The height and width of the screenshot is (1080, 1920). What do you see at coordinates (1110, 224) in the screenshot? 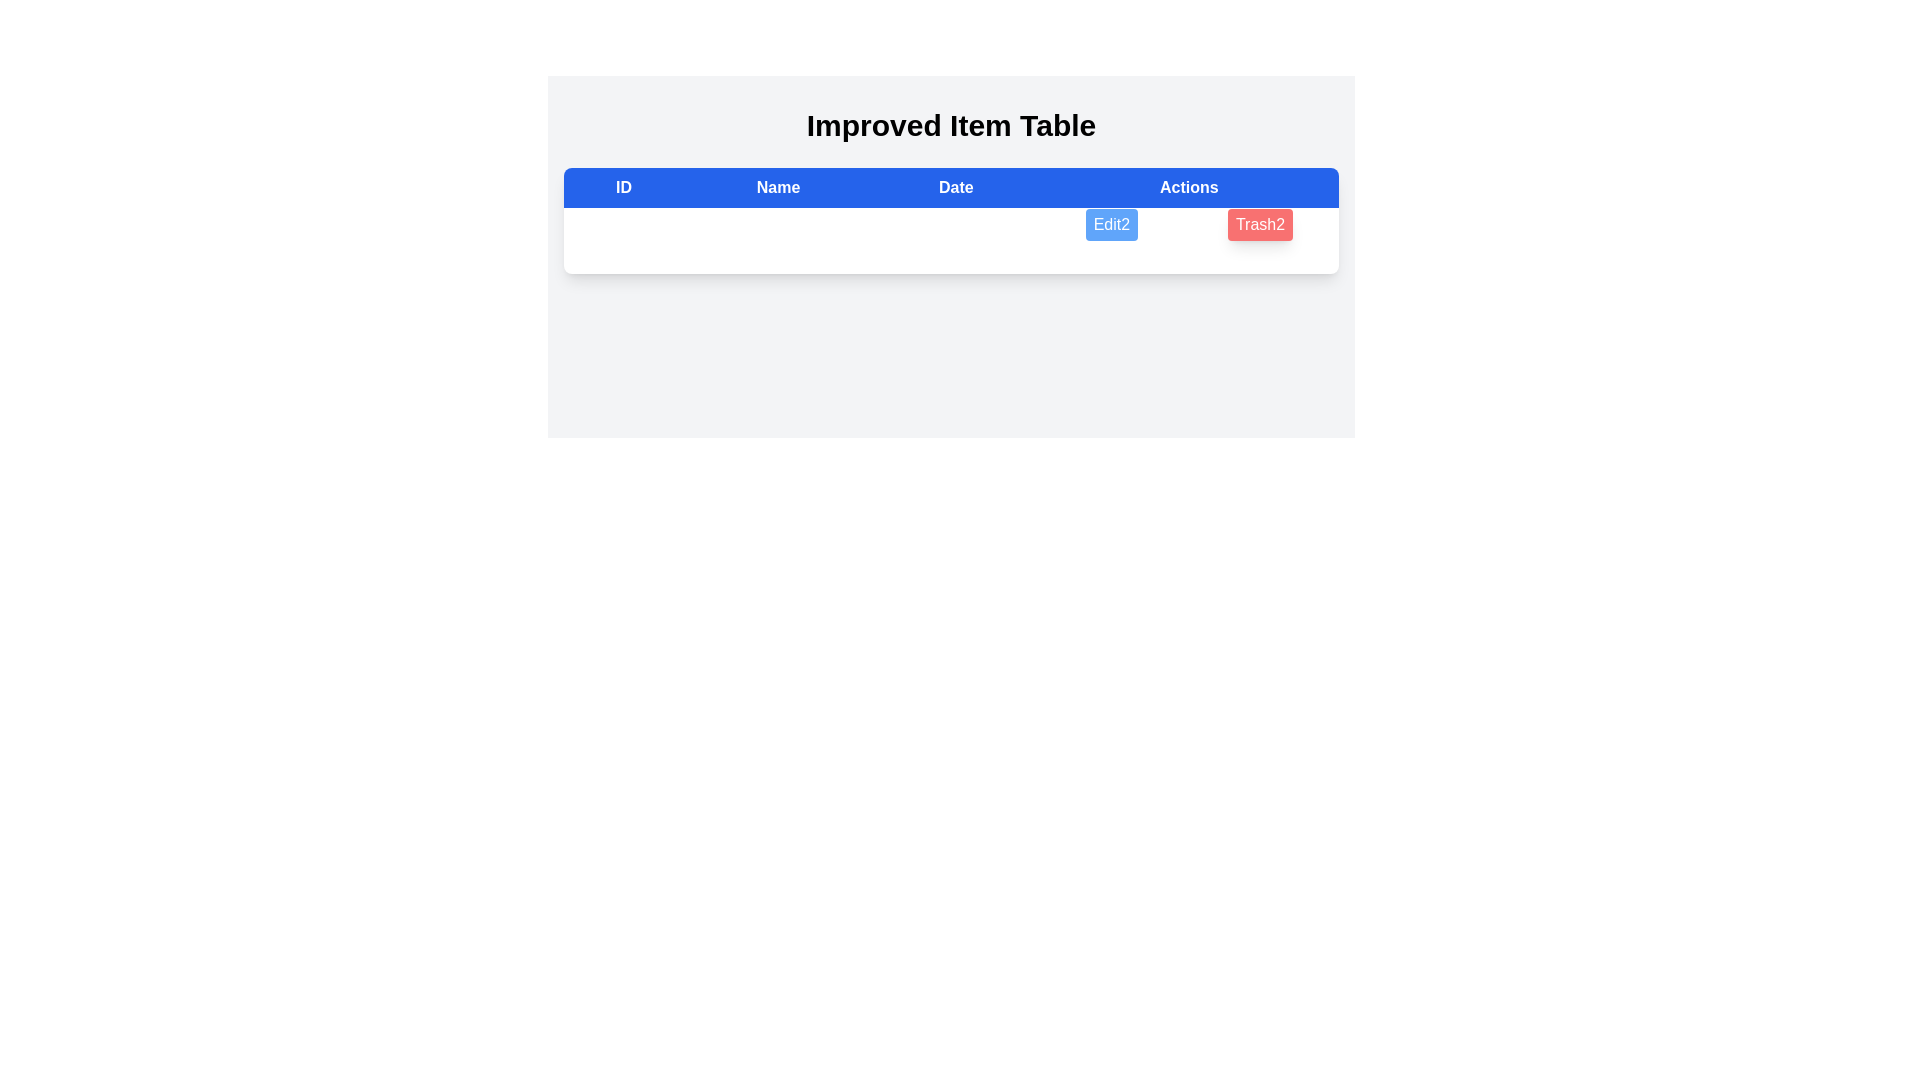
I see `the 'Edit' button to edit the corresponding row` at bounding box center [1110, 224].